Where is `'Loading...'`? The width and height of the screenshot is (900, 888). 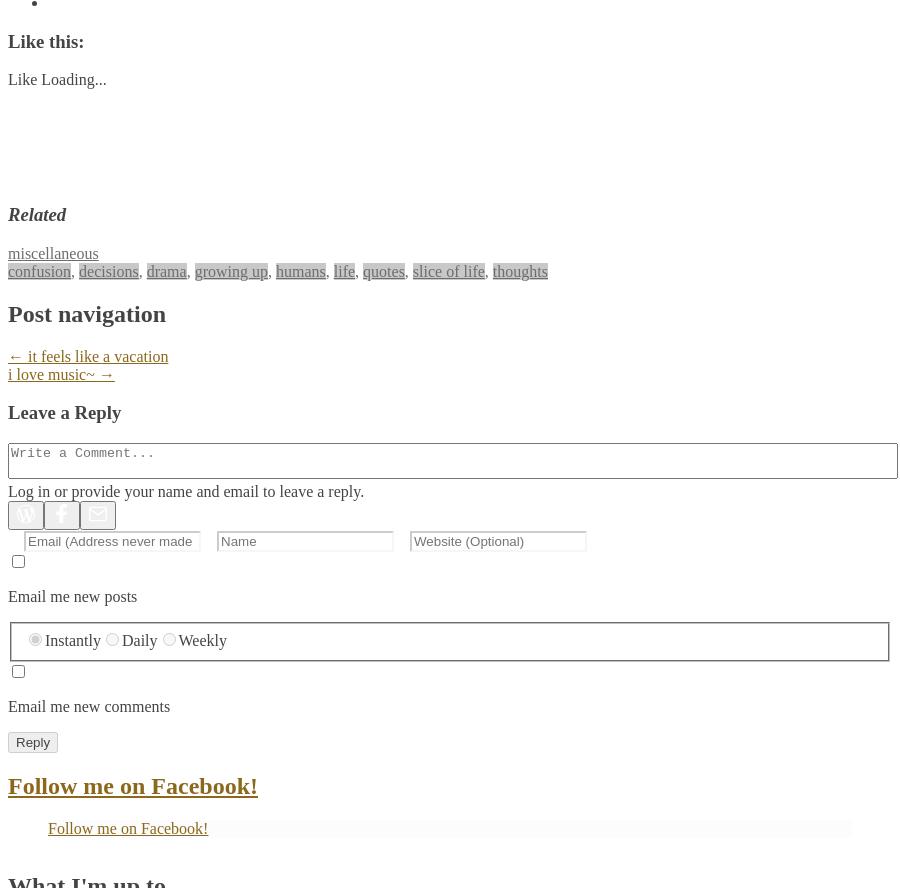
'Loading...' is located at coordinates (72, 78).